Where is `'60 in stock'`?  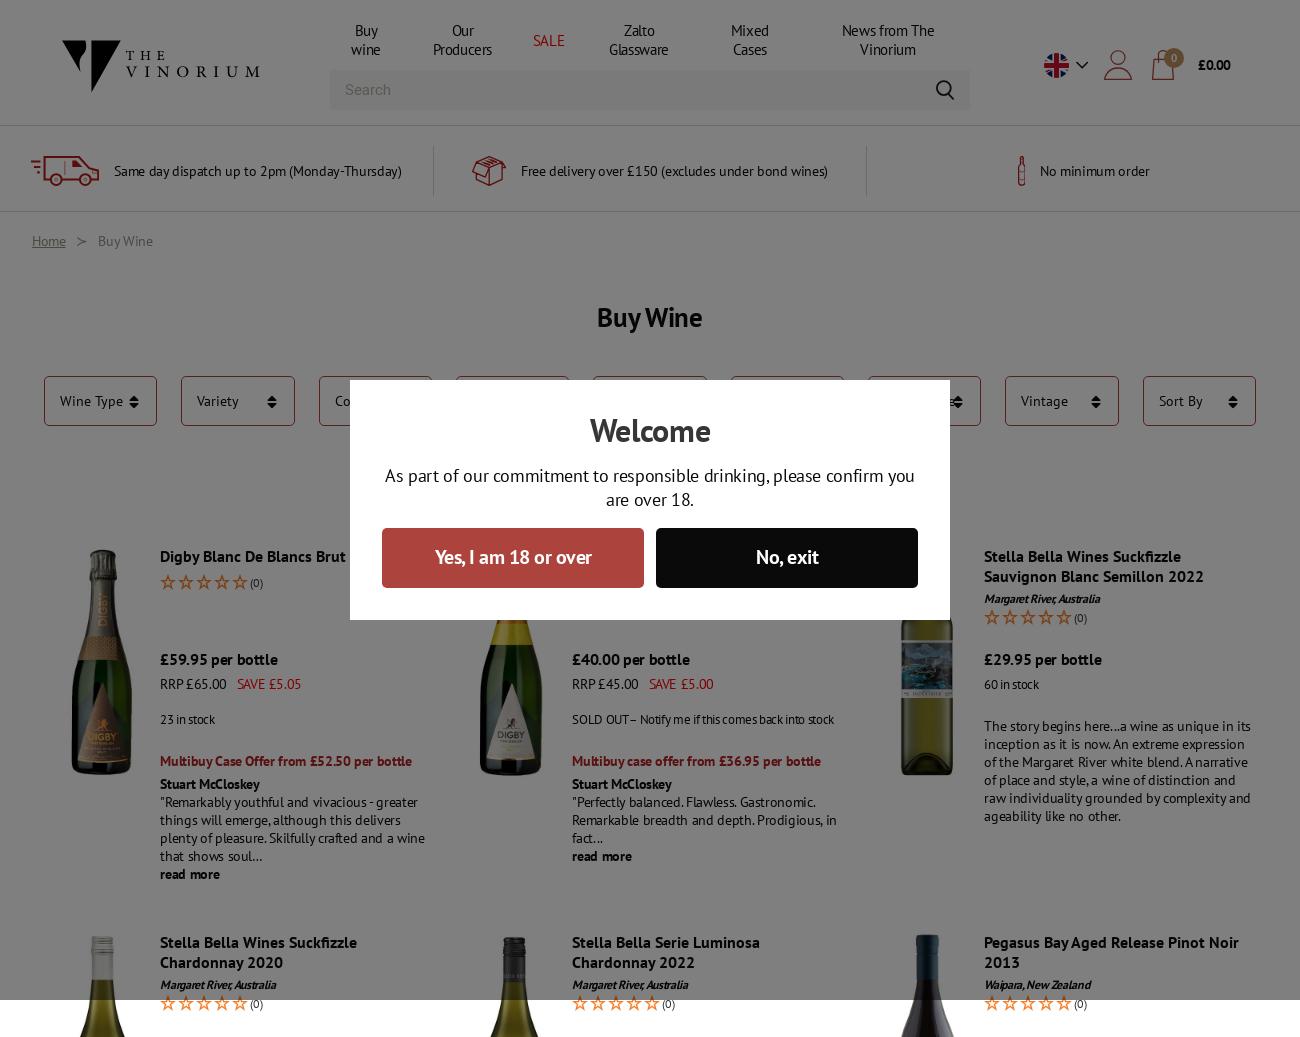 '60 in stock' is located at coordinates (1010, 684).